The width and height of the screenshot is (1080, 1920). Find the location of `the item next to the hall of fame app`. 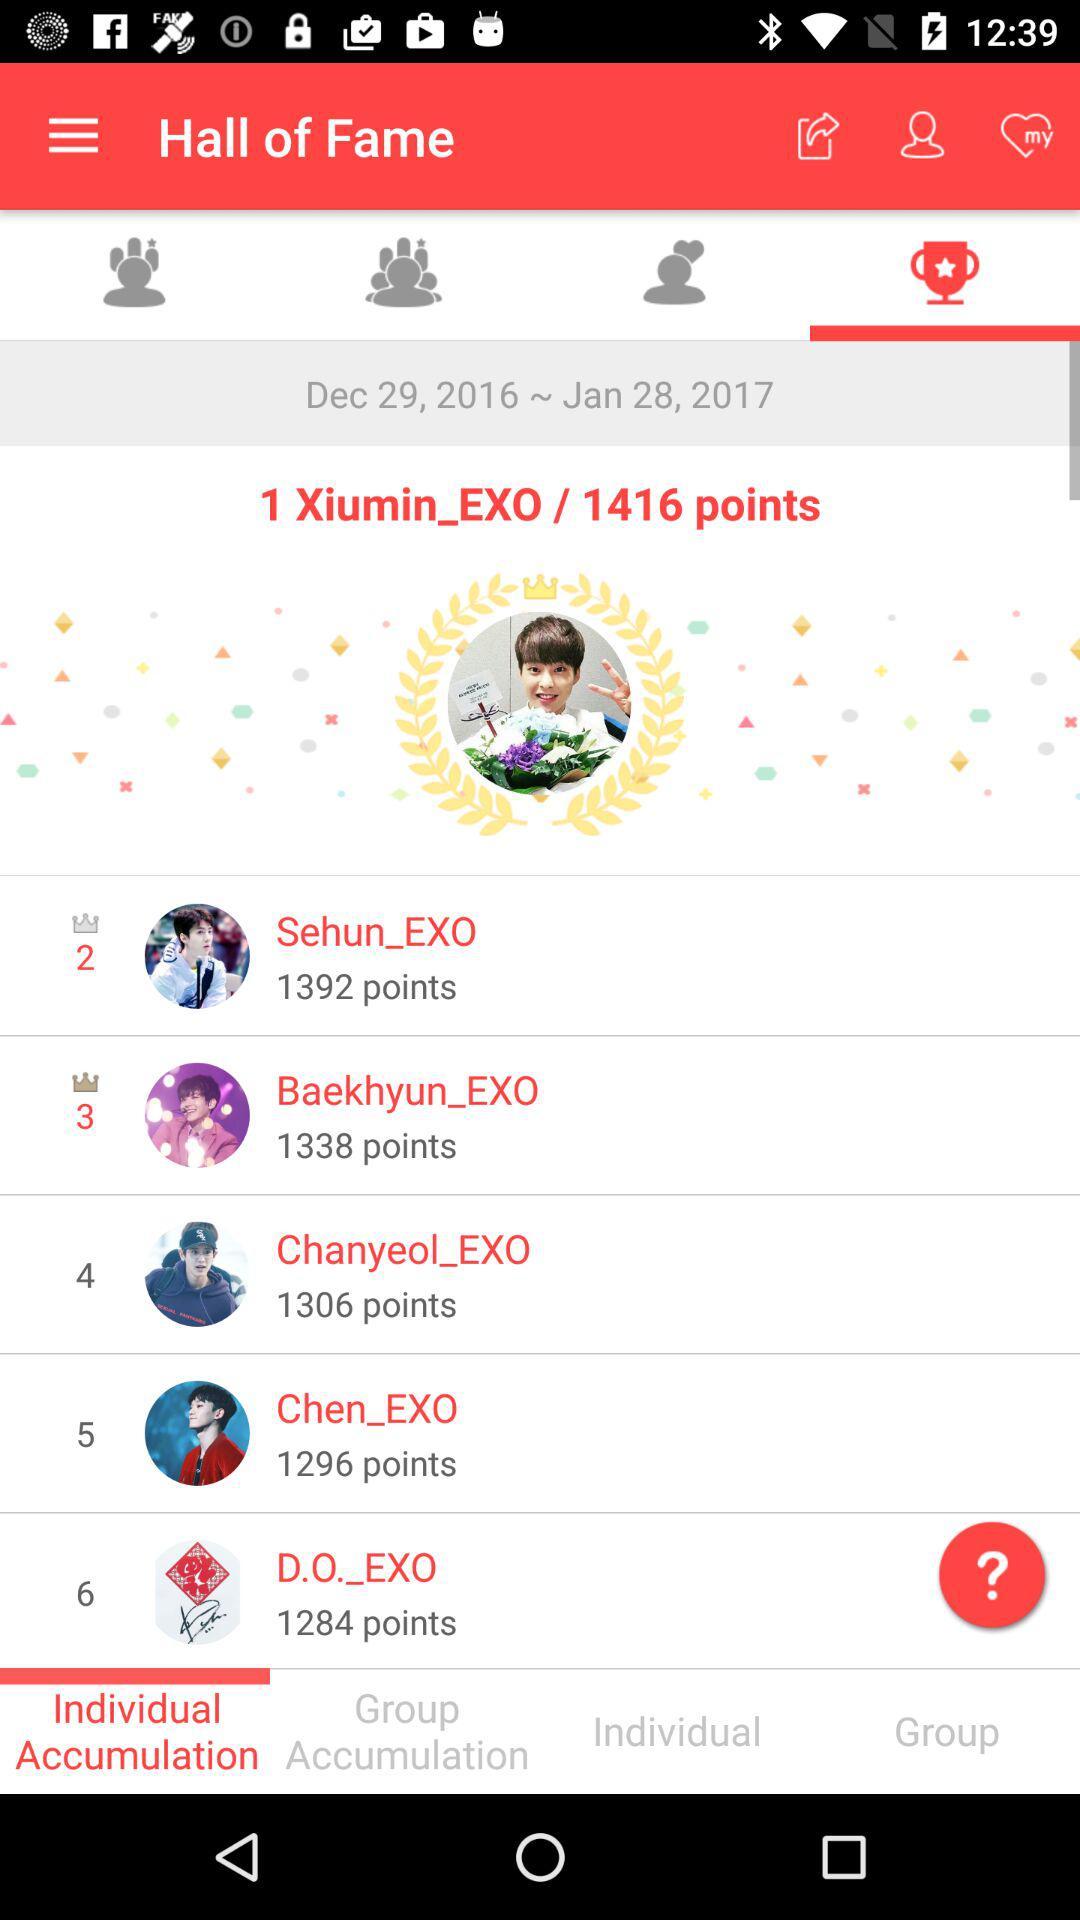

the item next to the hall of fame app is located at coordinates (72, 135).